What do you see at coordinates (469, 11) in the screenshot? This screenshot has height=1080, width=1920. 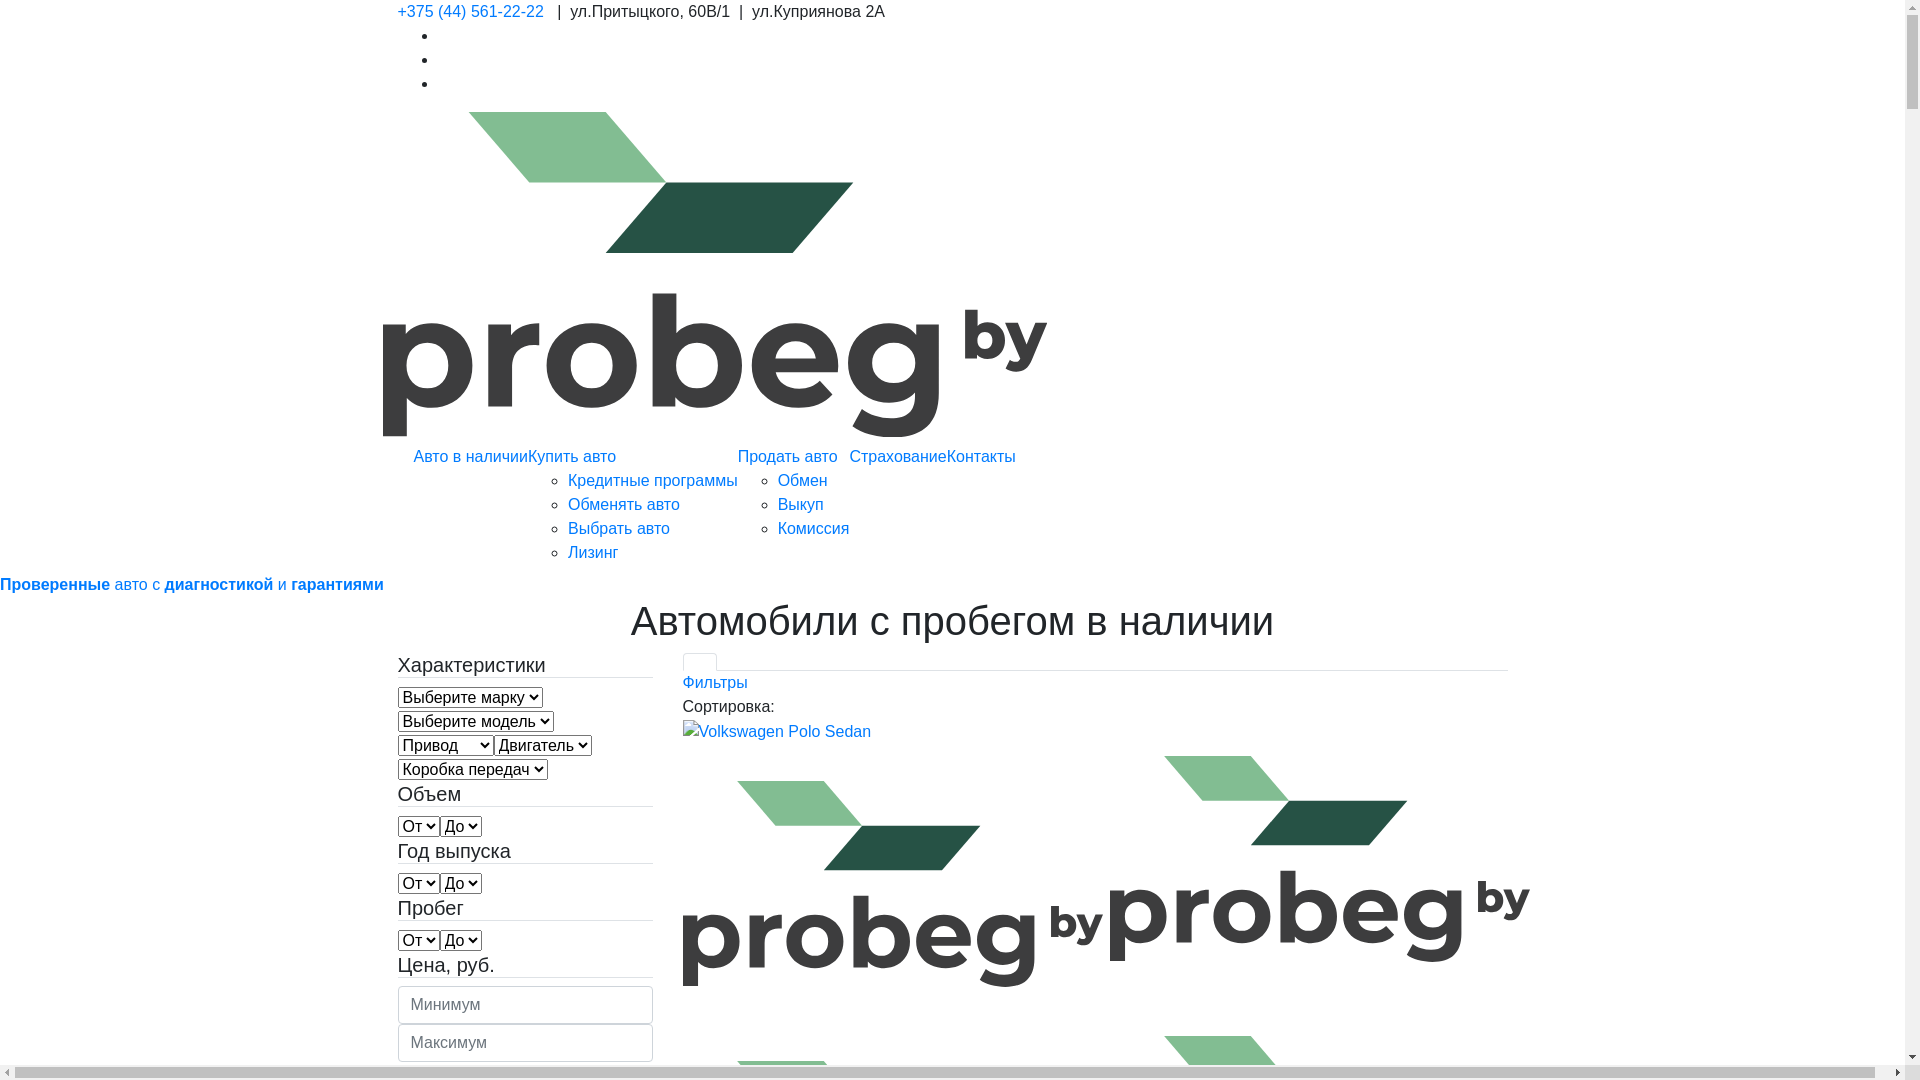 I see `'+375 (44) 561-22-22'` at bounding box center [469, 11].